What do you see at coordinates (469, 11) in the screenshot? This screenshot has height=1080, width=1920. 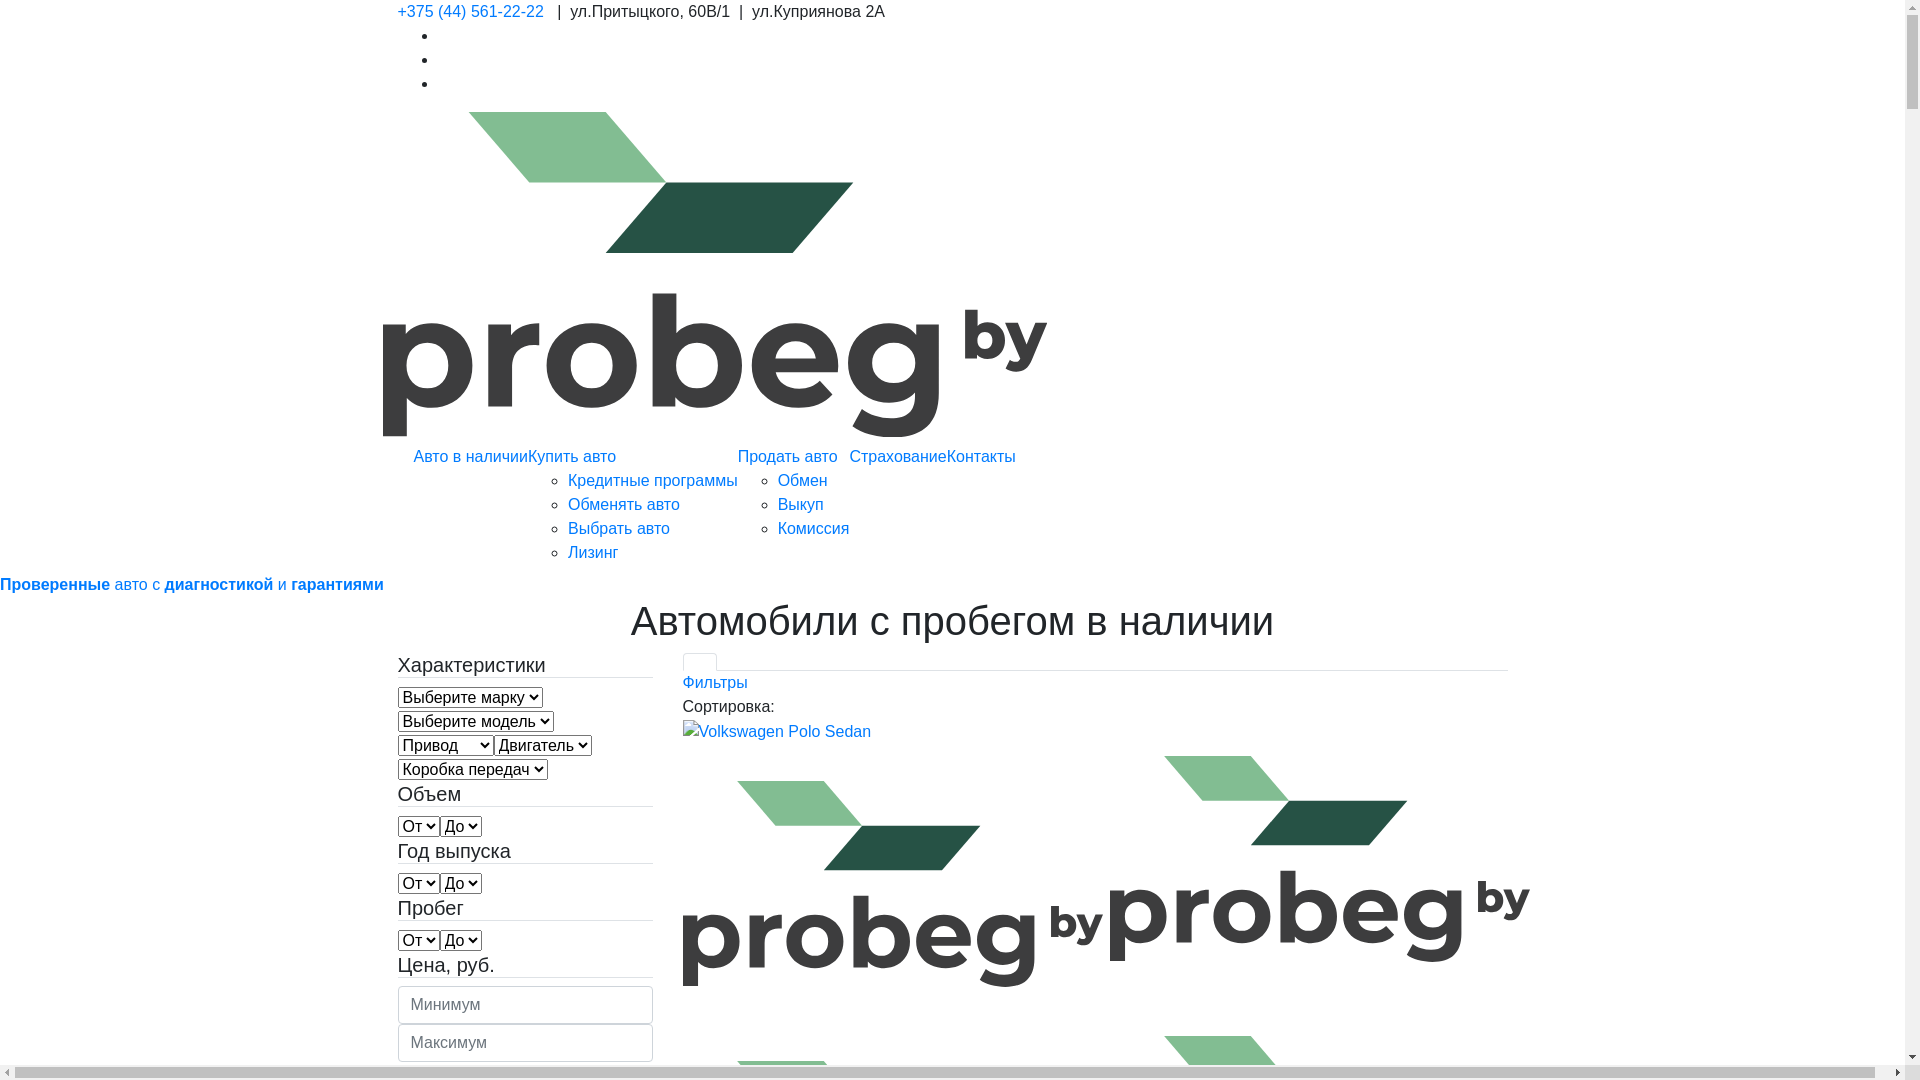 I see `'+375 (44) 561-22-22'` at bounding box center [469, 11].